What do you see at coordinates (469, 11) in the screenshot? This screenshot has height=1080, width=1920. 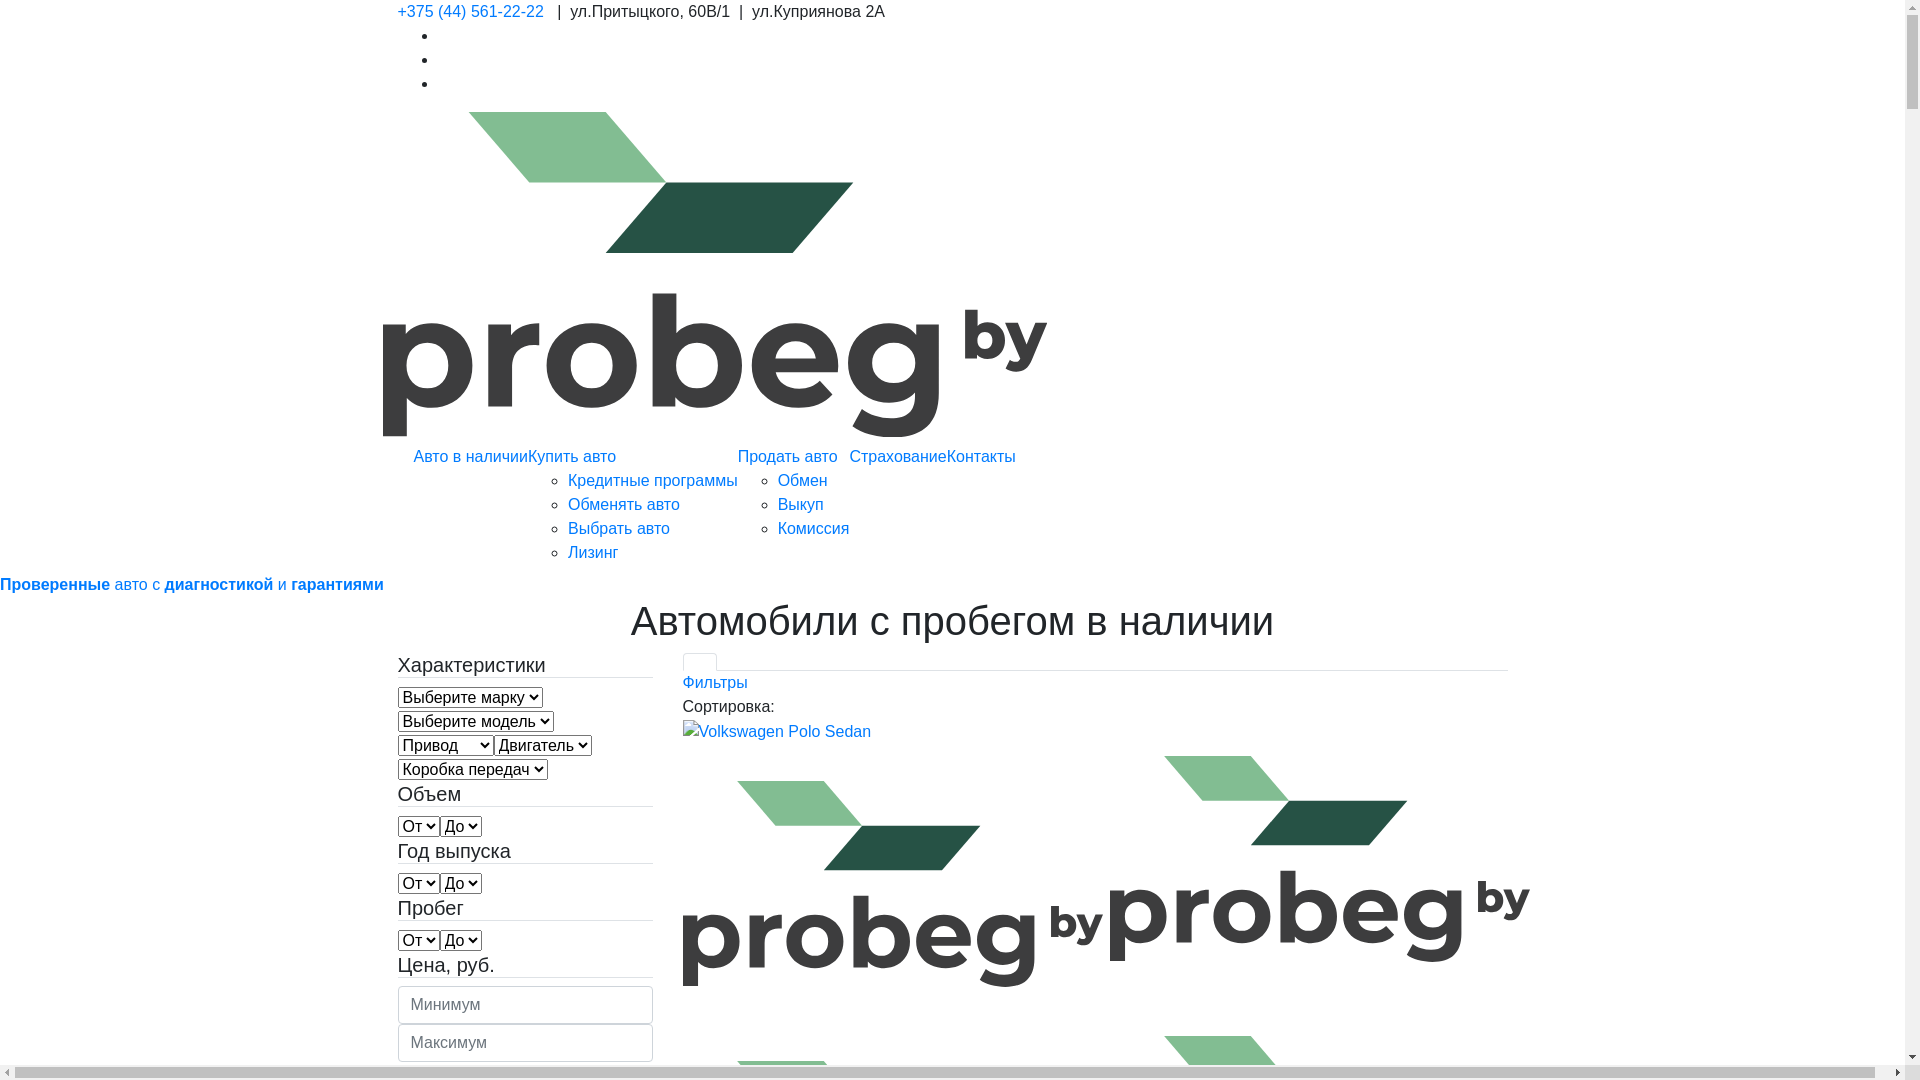 I see `'+375 (44) 561-22-22'` at bounding box center [469, 11].